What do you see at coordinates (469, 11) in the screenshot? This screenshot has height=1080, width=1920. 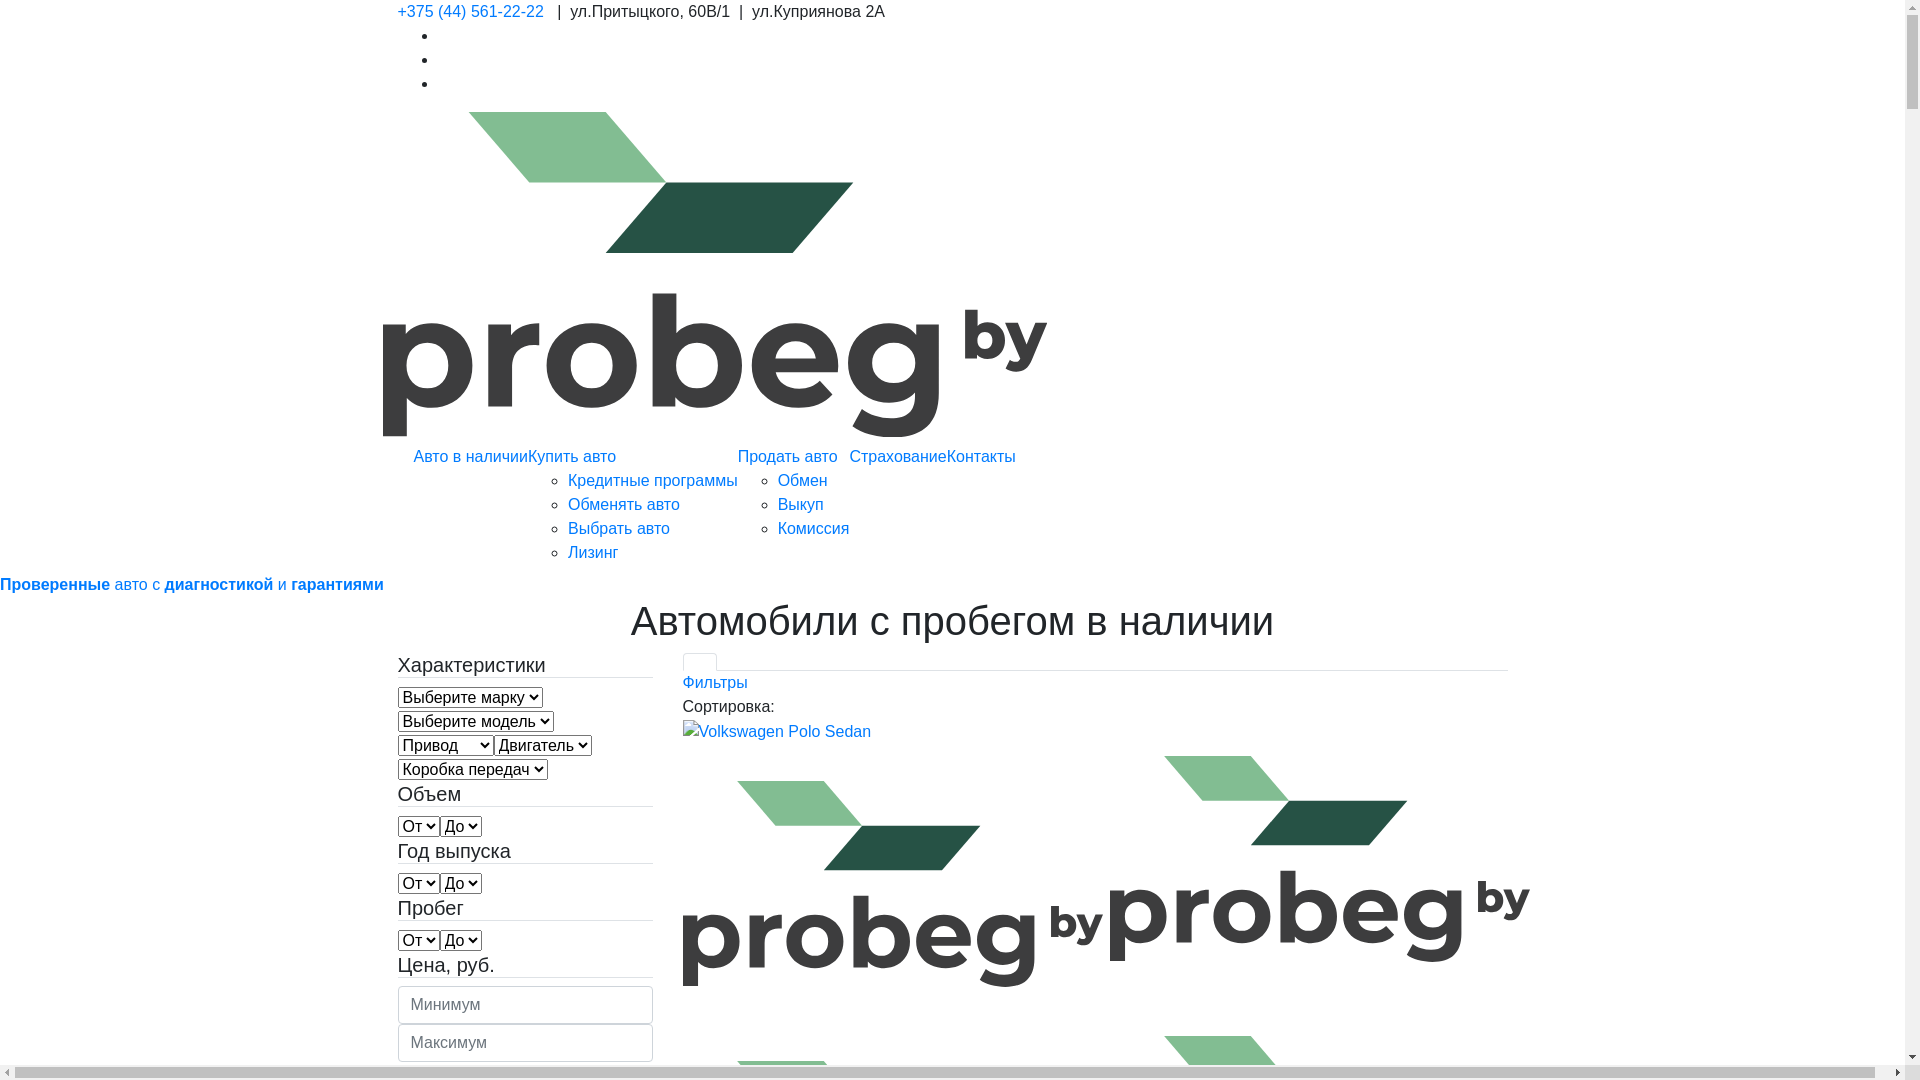 I see `'+375 (44) 561-22-22'` at bounding box center [469, 11].